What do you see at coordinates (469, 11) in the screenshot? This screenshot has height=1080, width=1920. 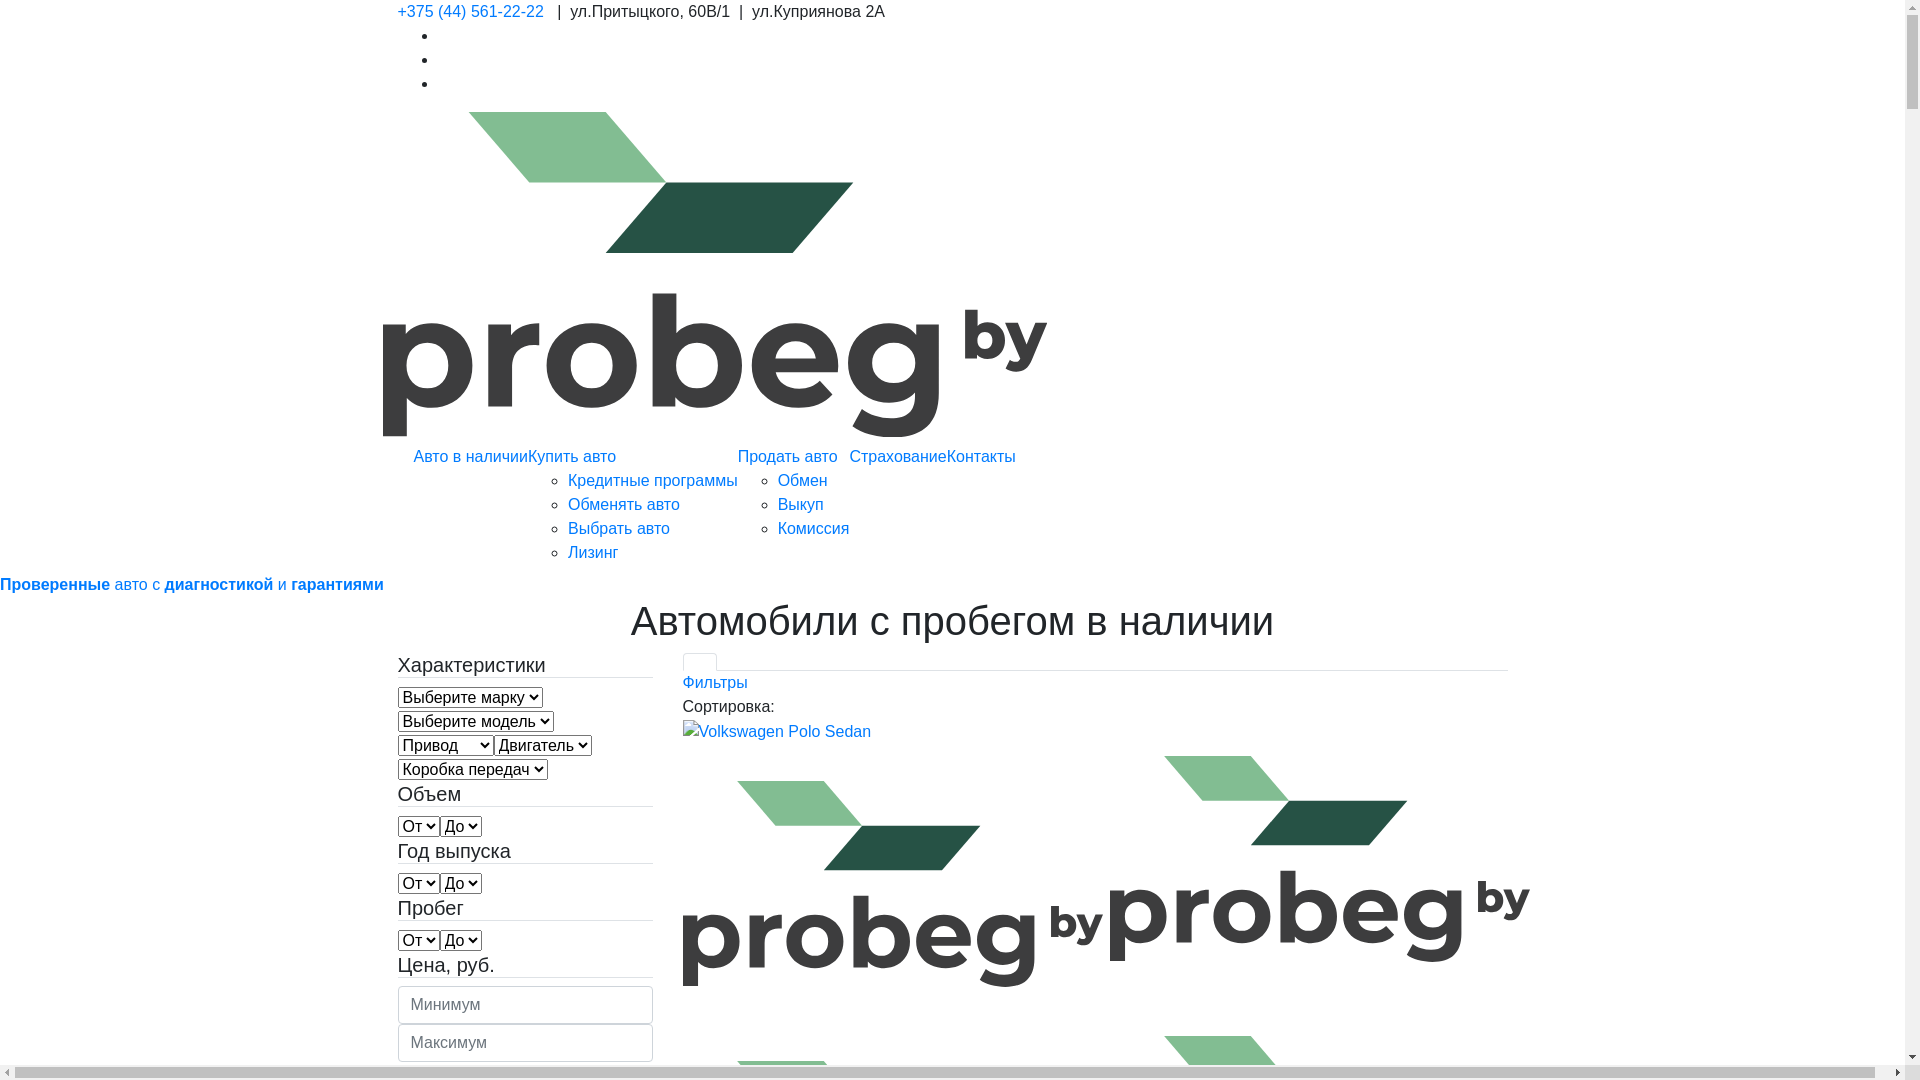 I see `'+375 (44) 561-22-22'` at bounding box center [469, 11].